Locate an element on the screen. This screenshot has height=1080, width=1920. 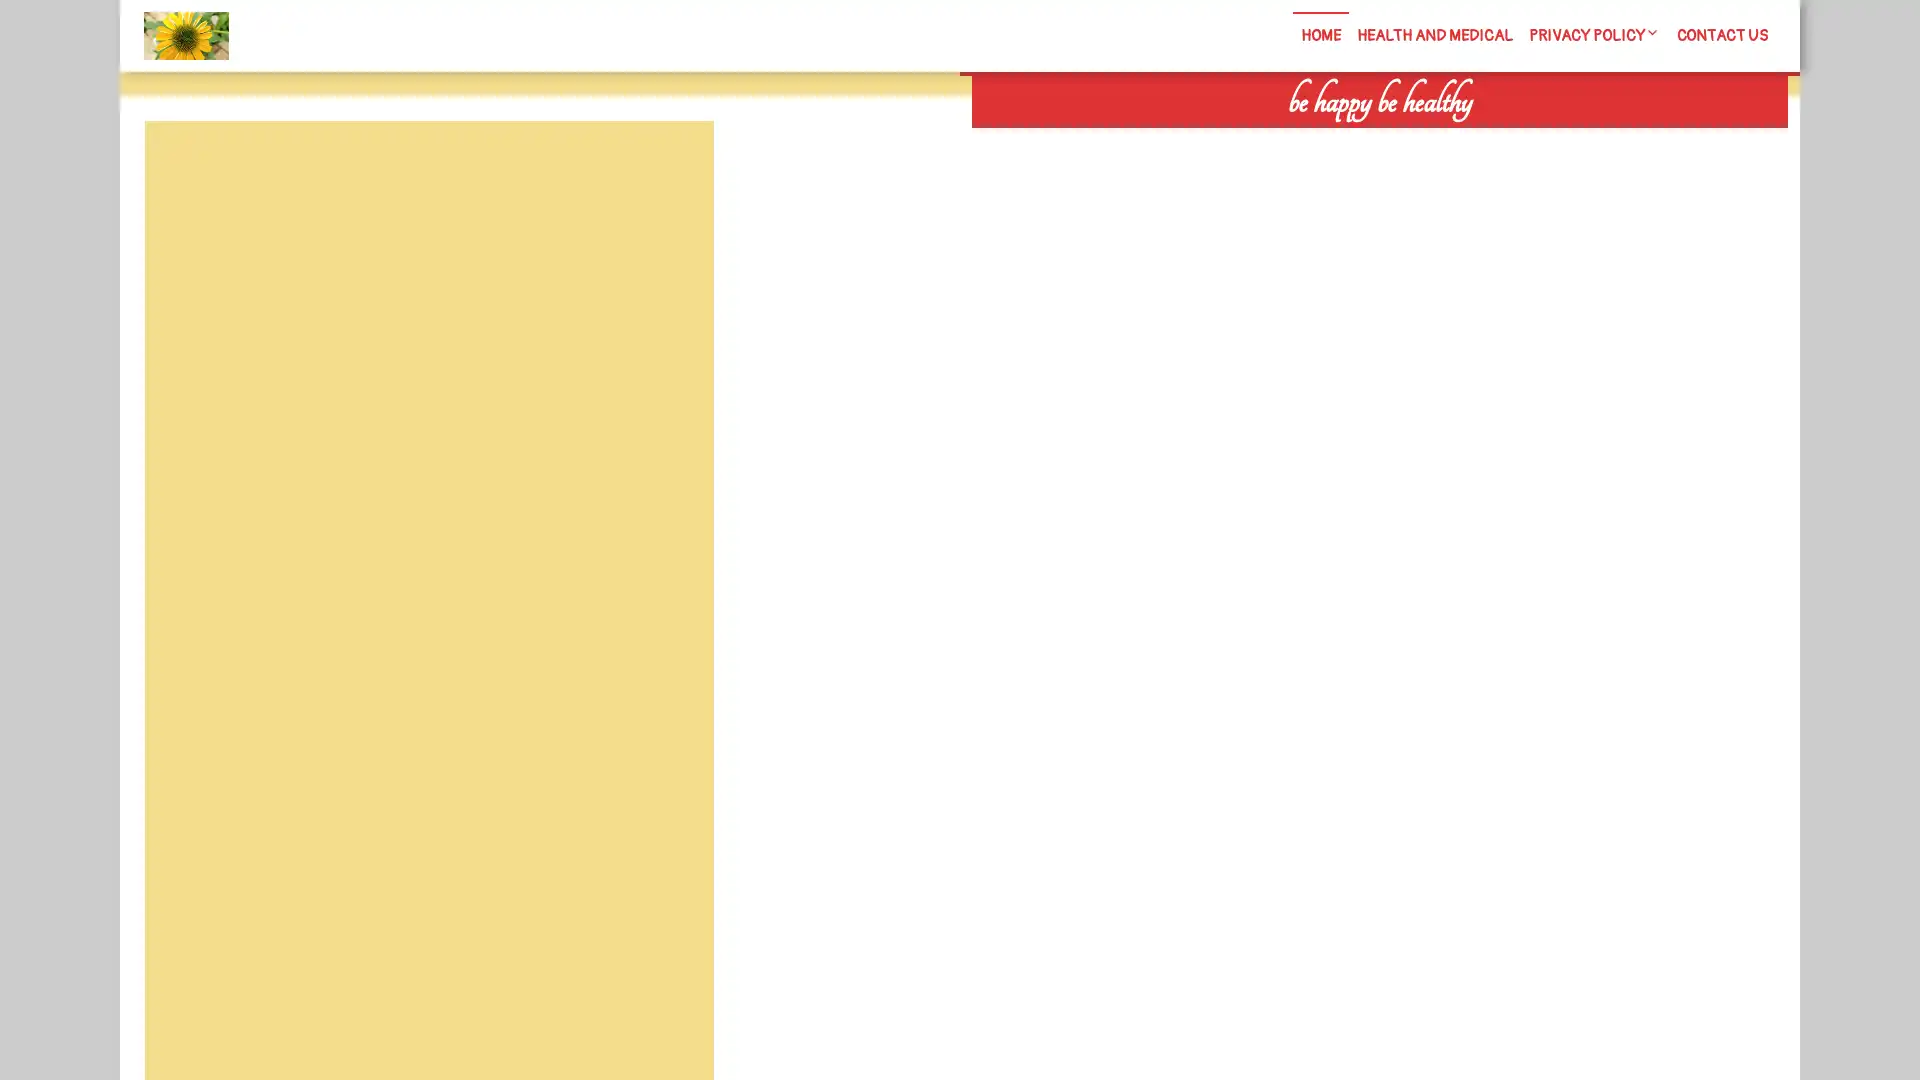
Search is located at coordinates (1557, 140).